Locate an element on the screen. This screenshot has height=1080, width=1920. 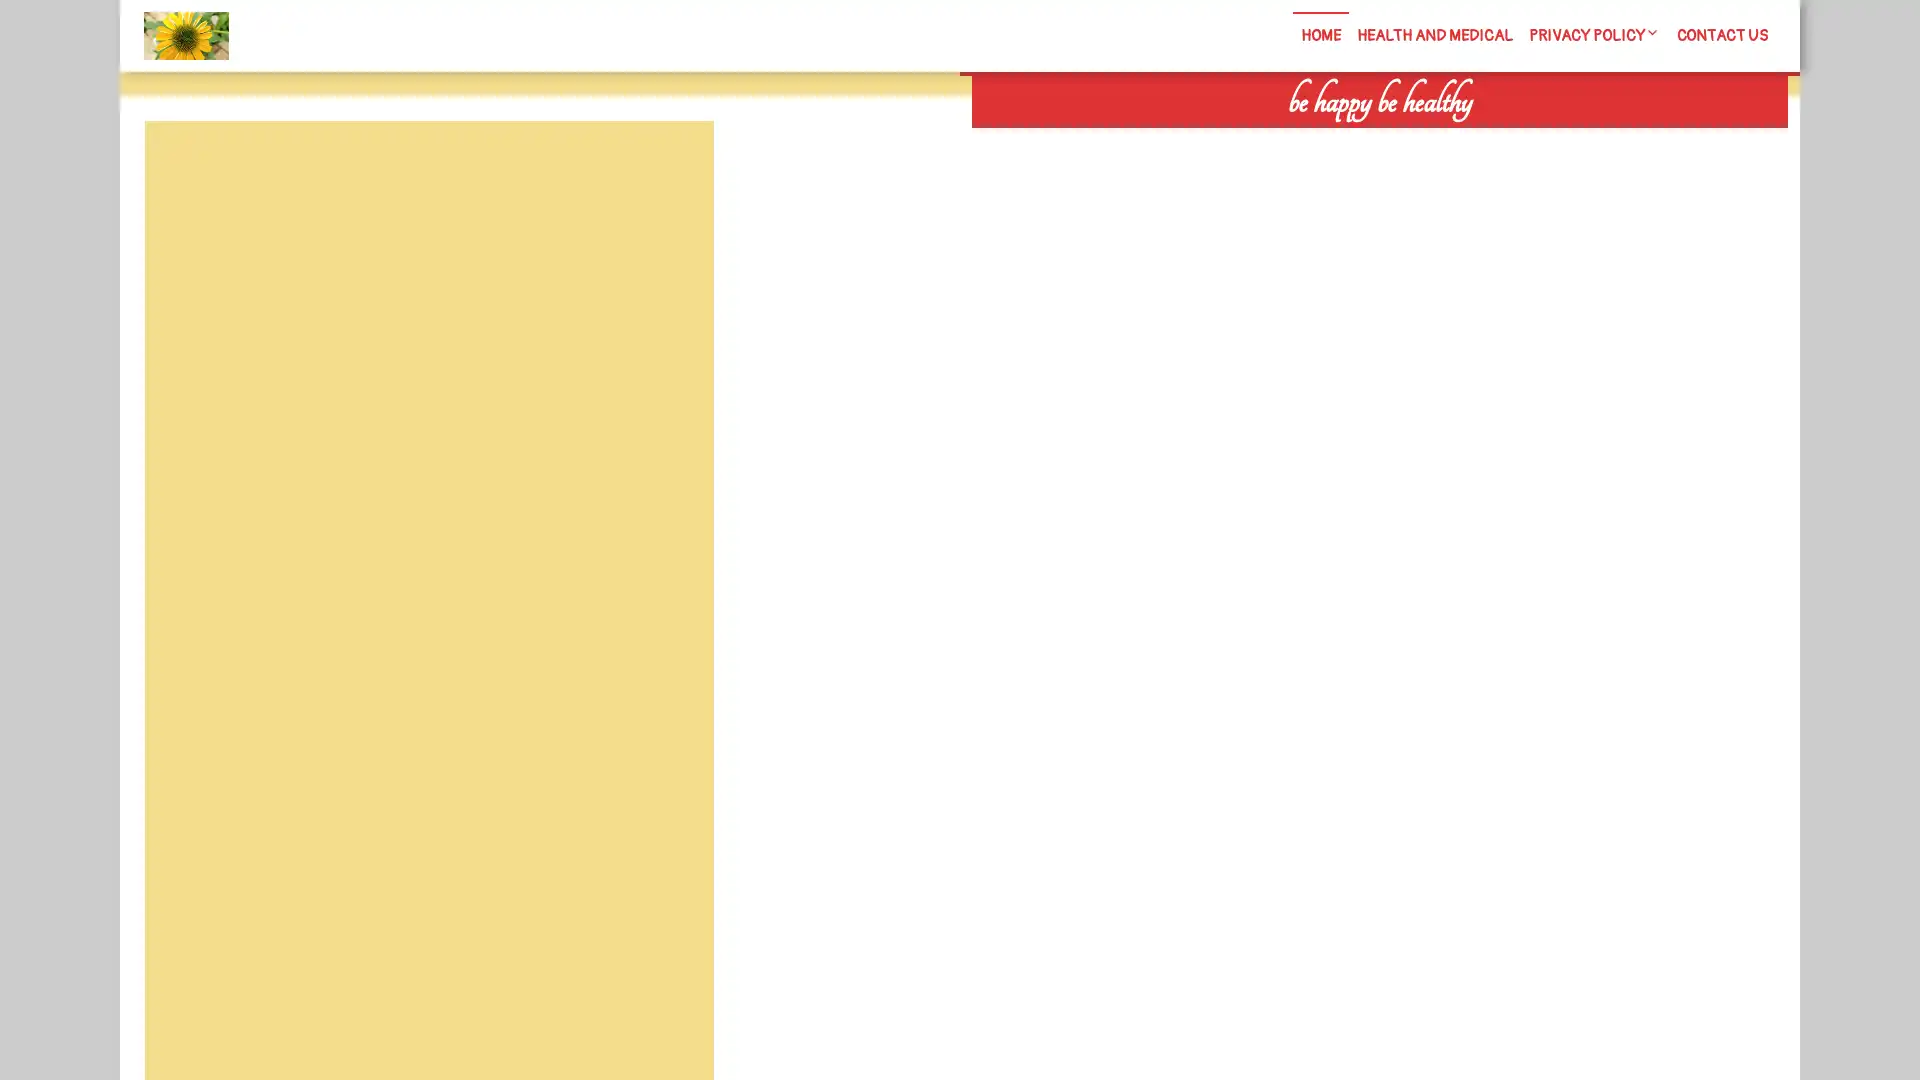
Search is located at coordinates (1557, 140).